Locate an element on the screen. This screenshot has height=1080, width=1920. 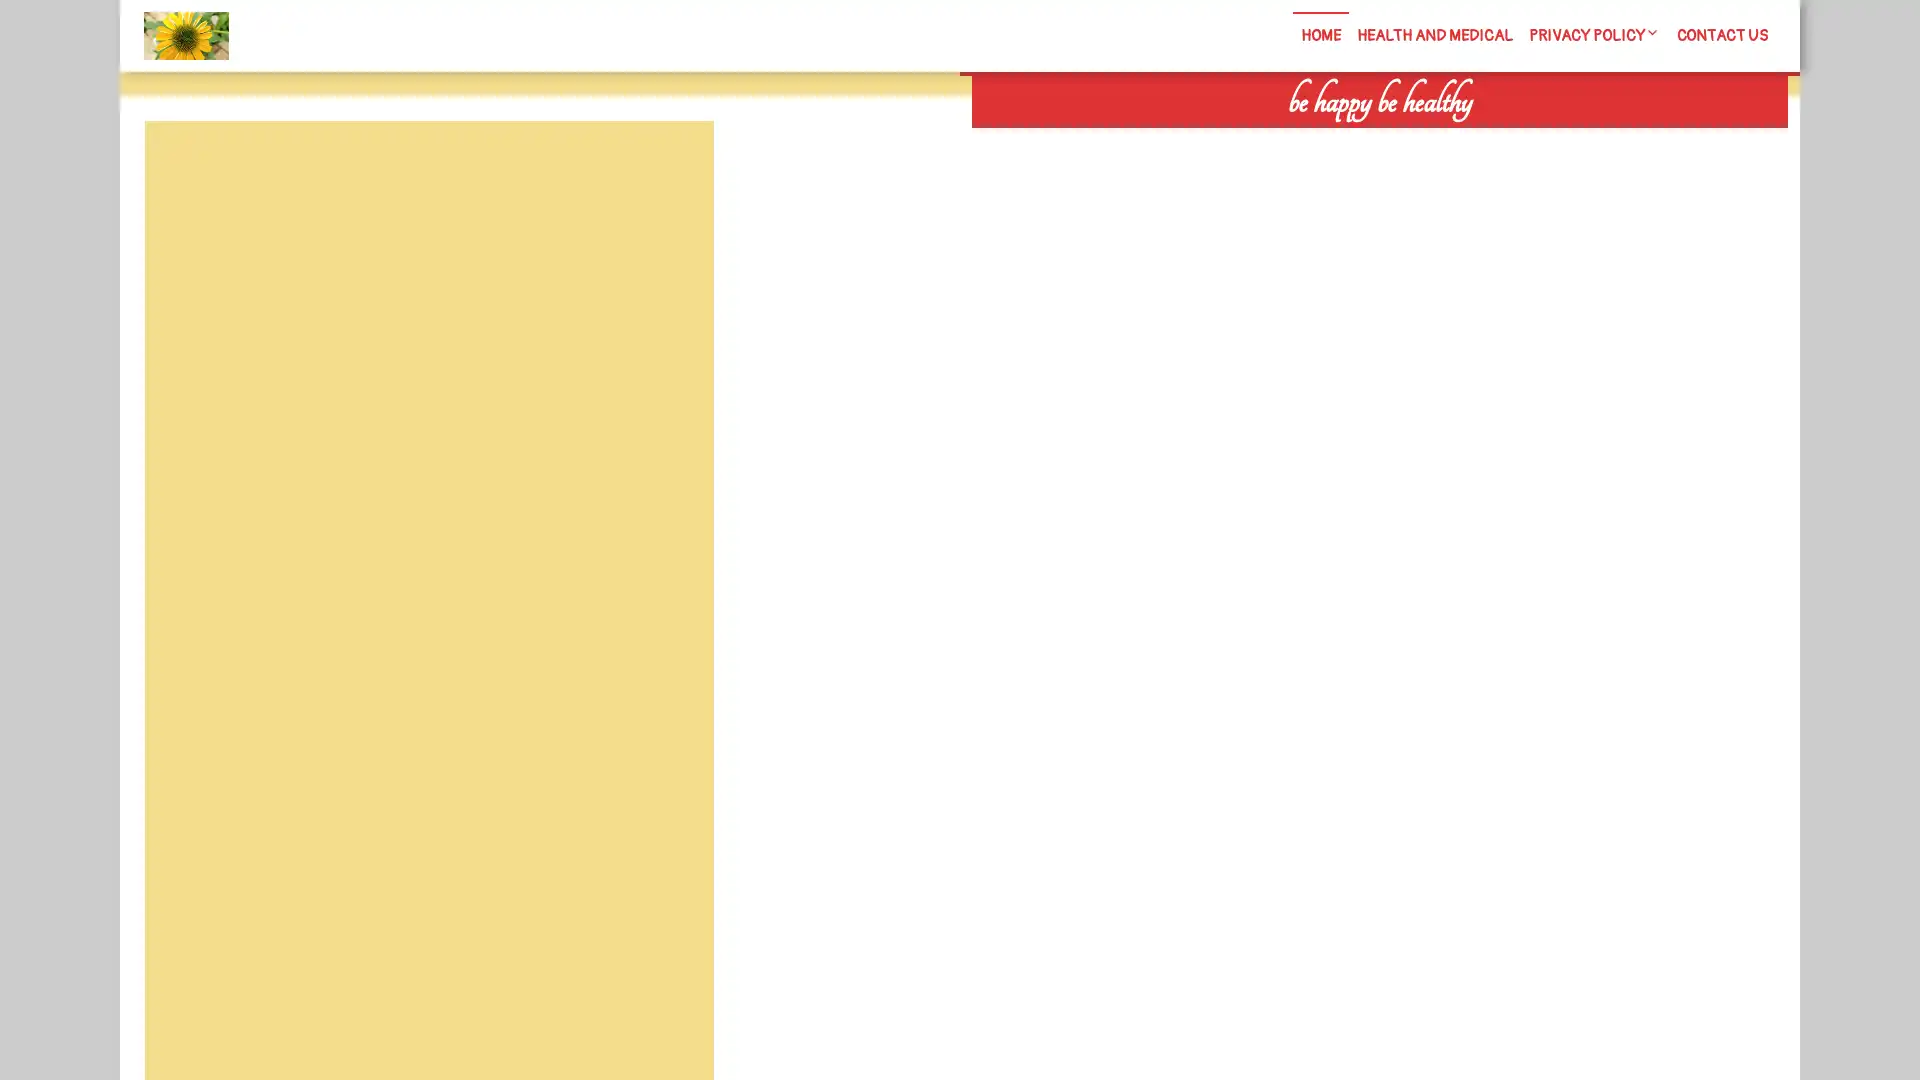
Search is located at coordinates (1557, 140).